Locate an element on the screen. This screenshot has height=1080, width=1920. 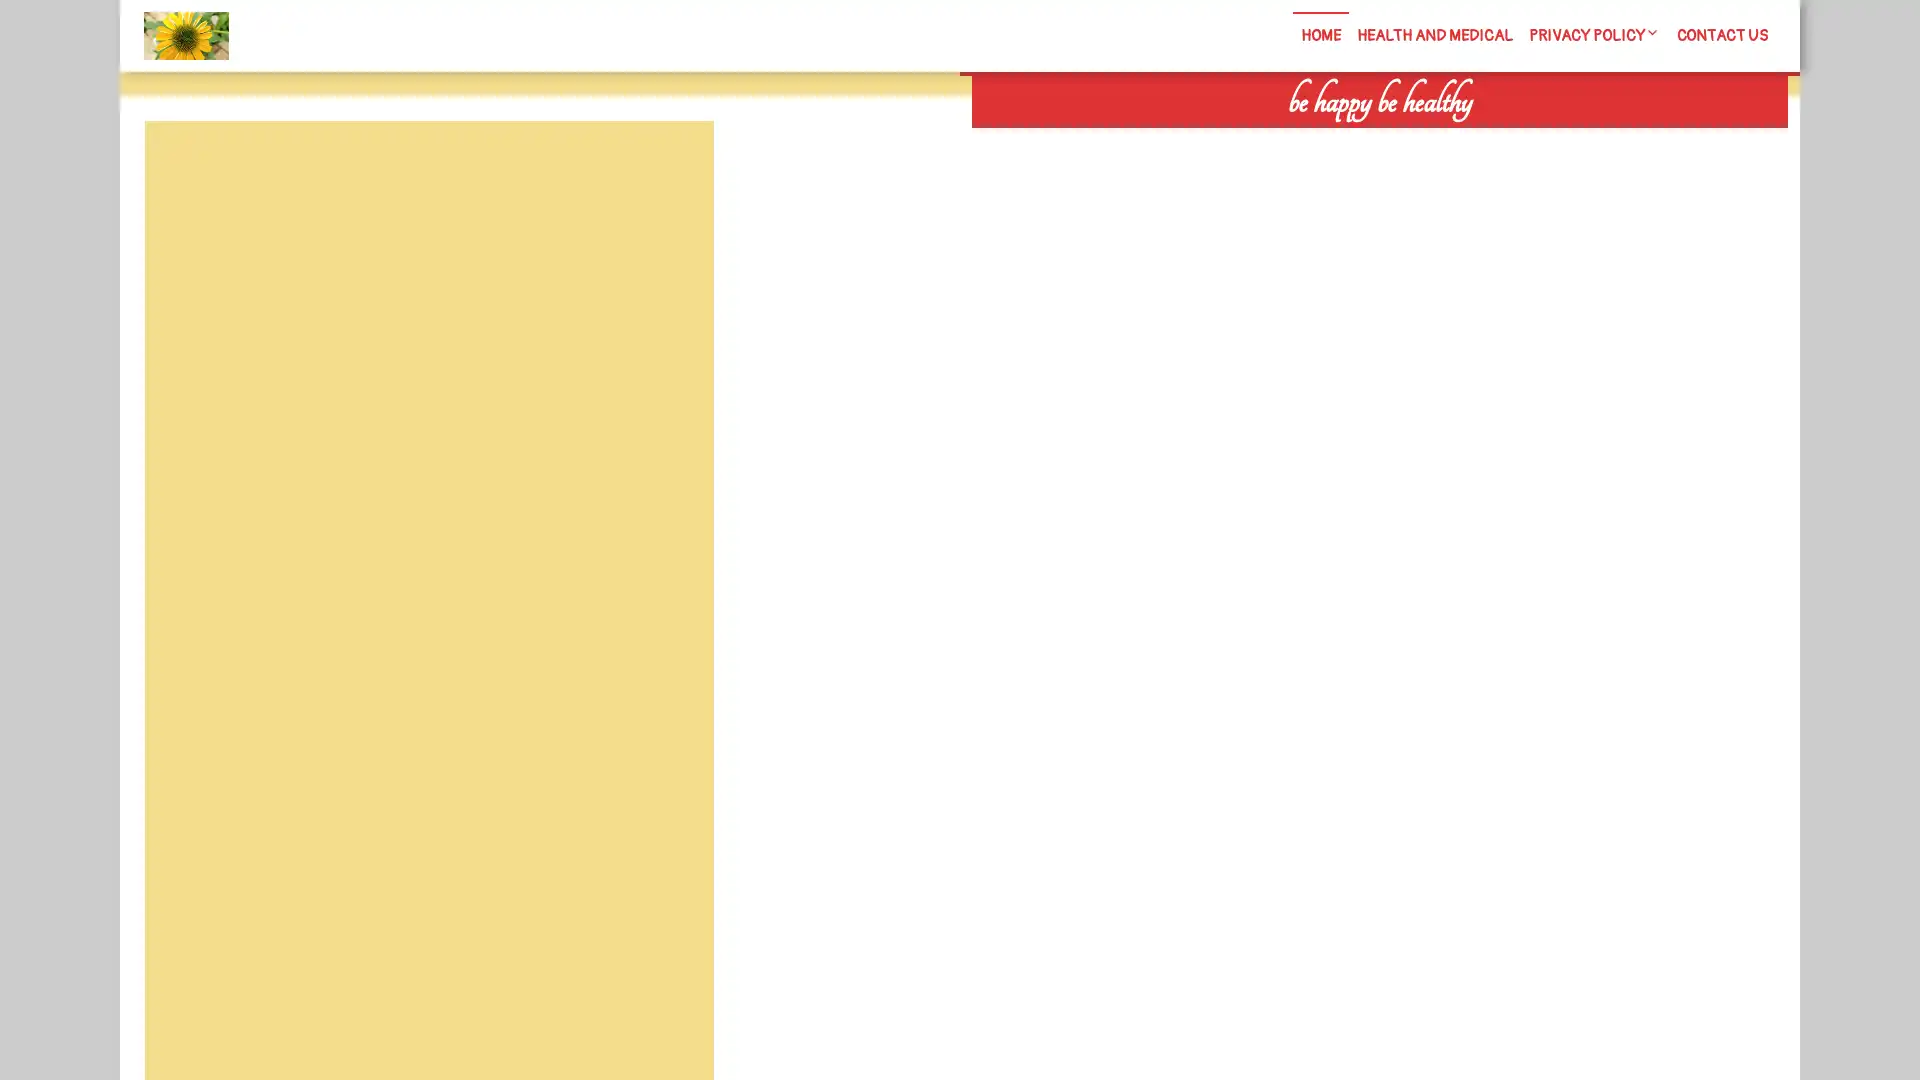
Search is located at coordinates (1557, 140).